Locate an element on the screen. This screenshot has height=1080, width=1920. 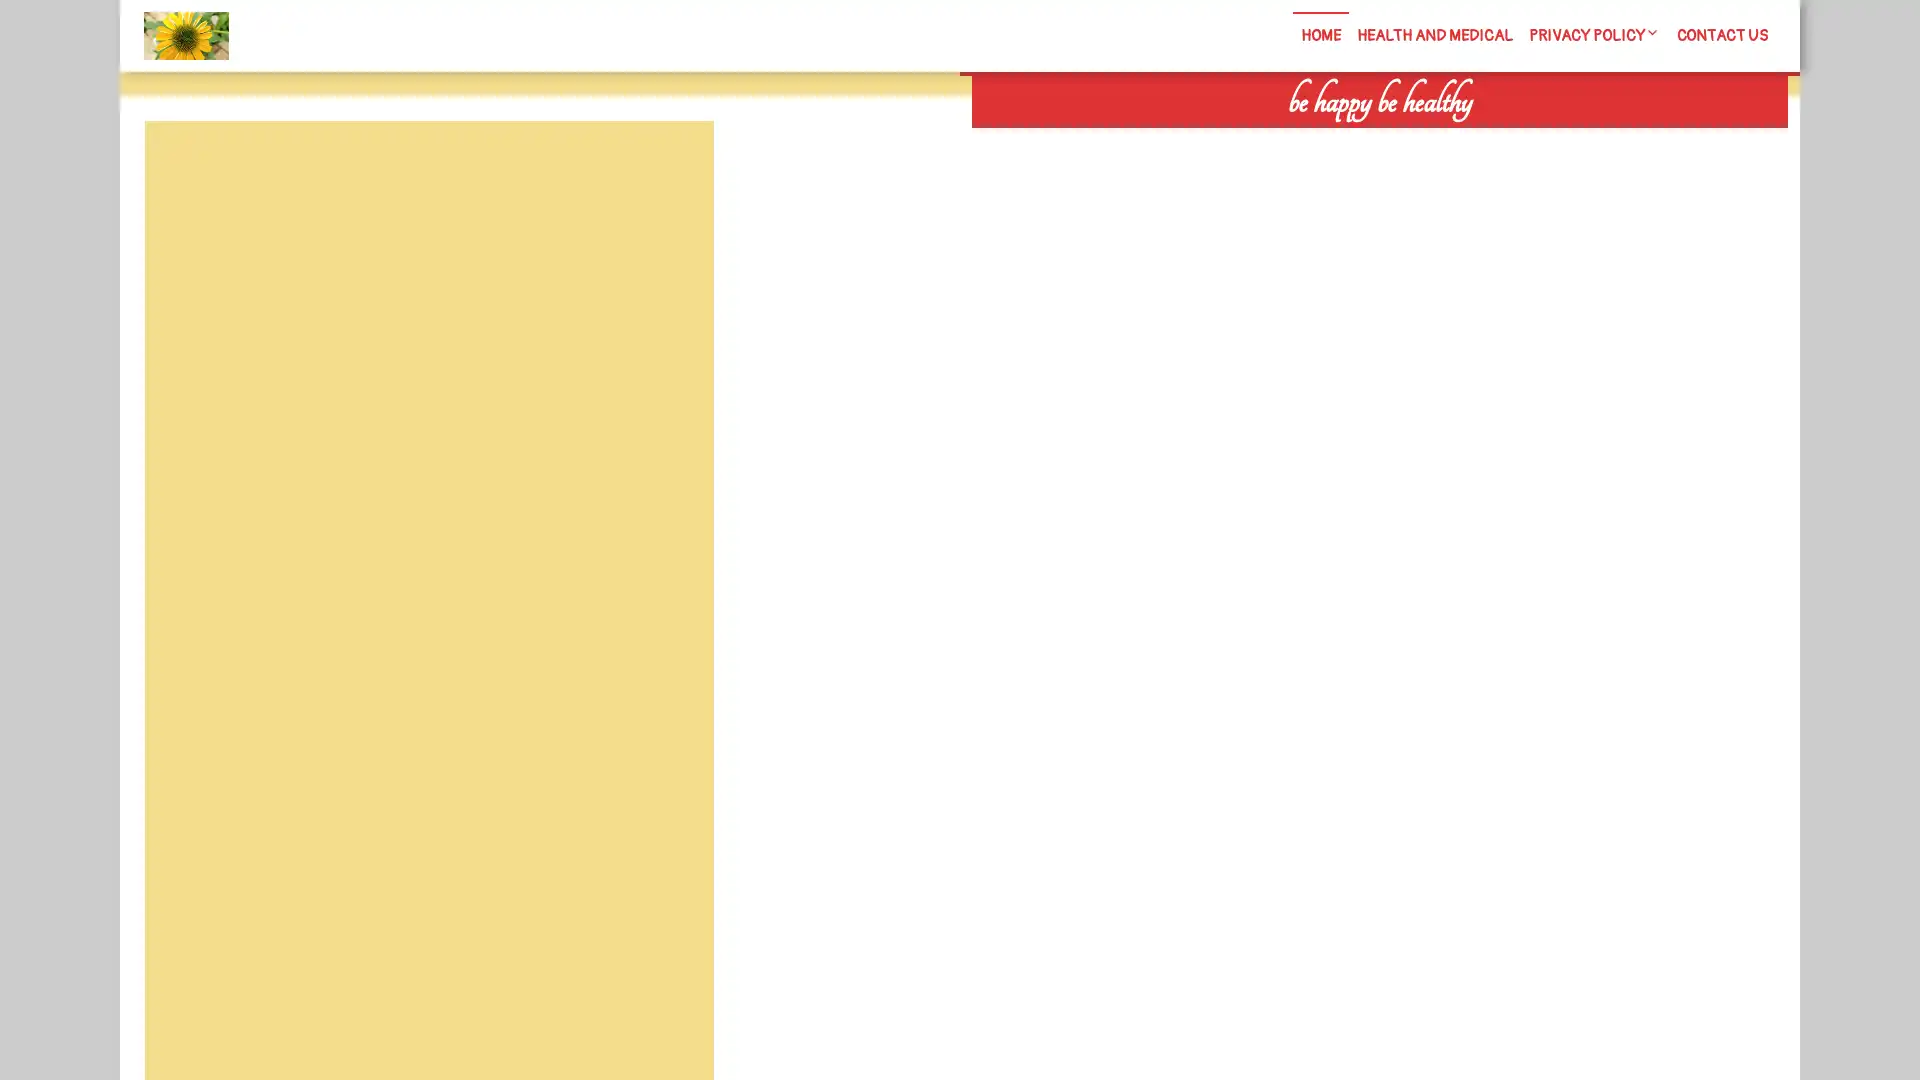
Search is located at coordinates (1557, 140).